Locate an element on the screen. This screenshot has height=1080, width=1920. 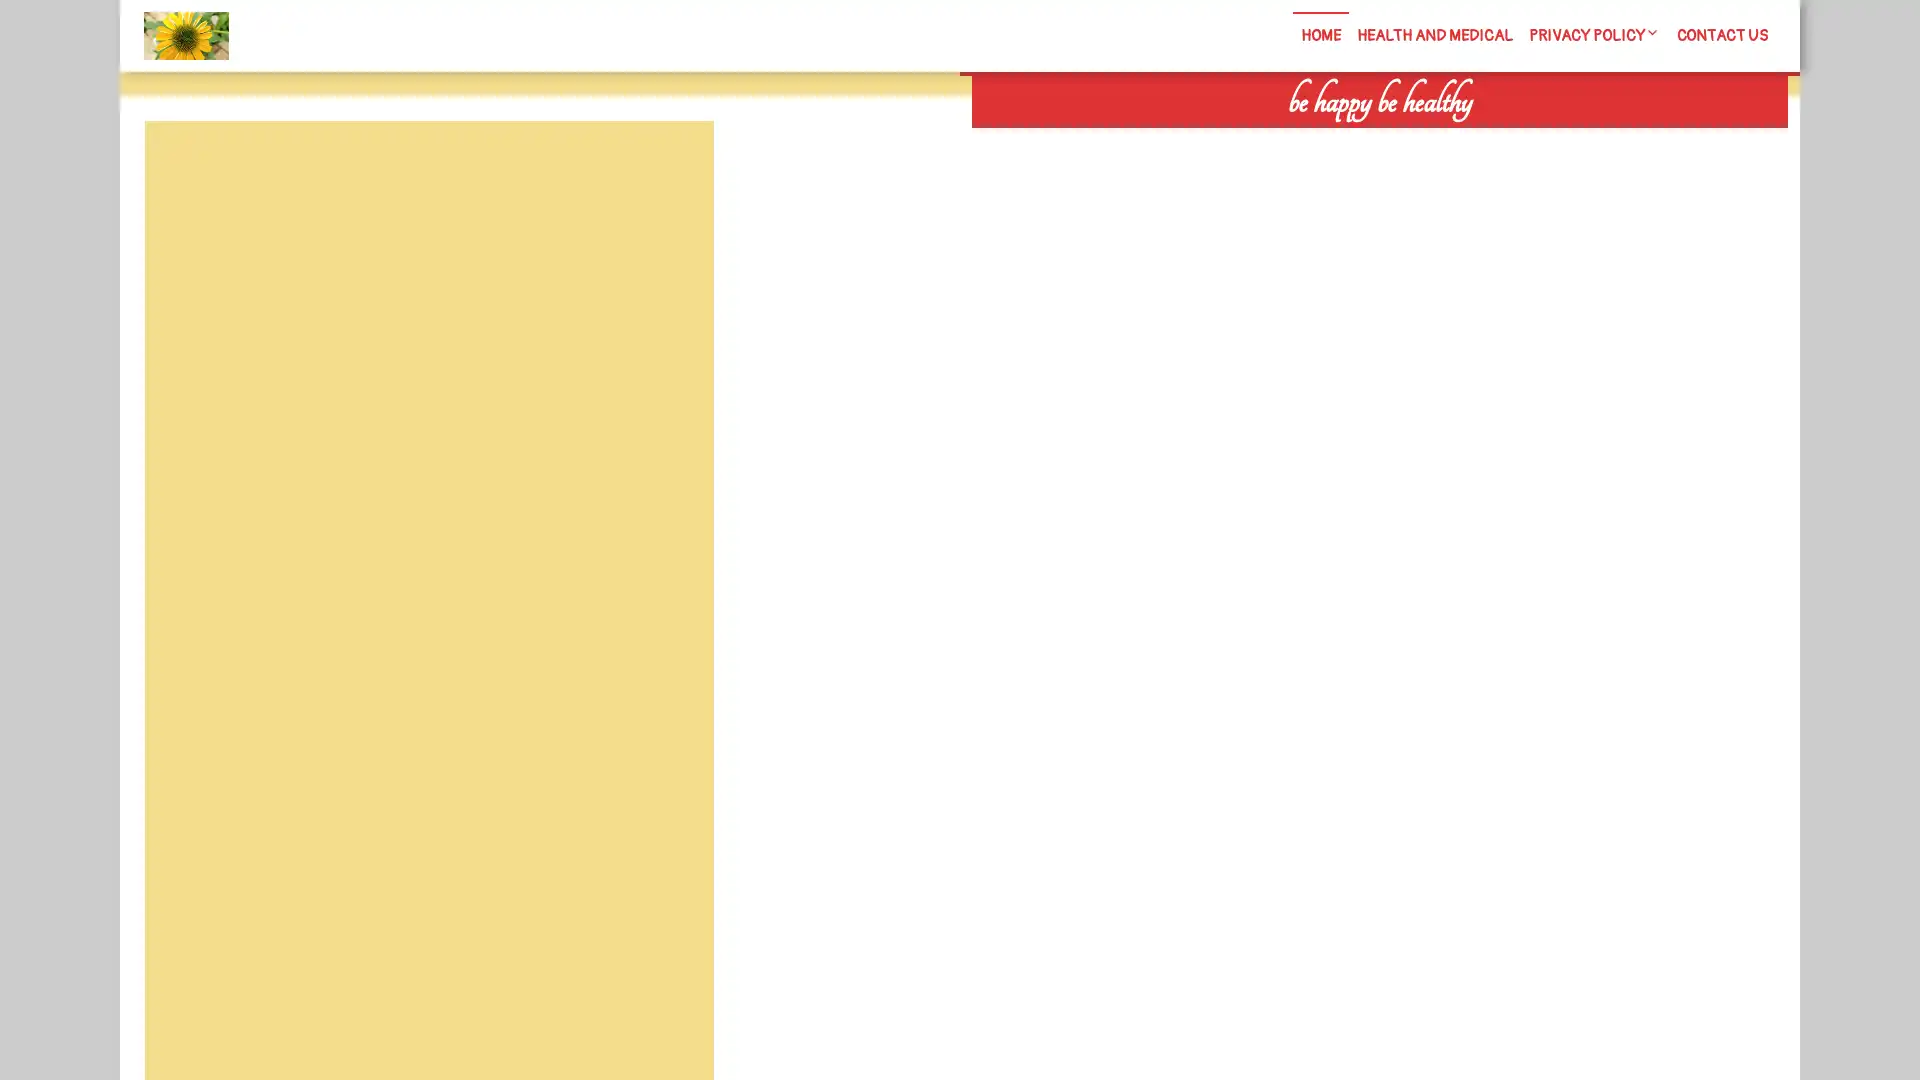
Search is located at coordinates (1557, 140).